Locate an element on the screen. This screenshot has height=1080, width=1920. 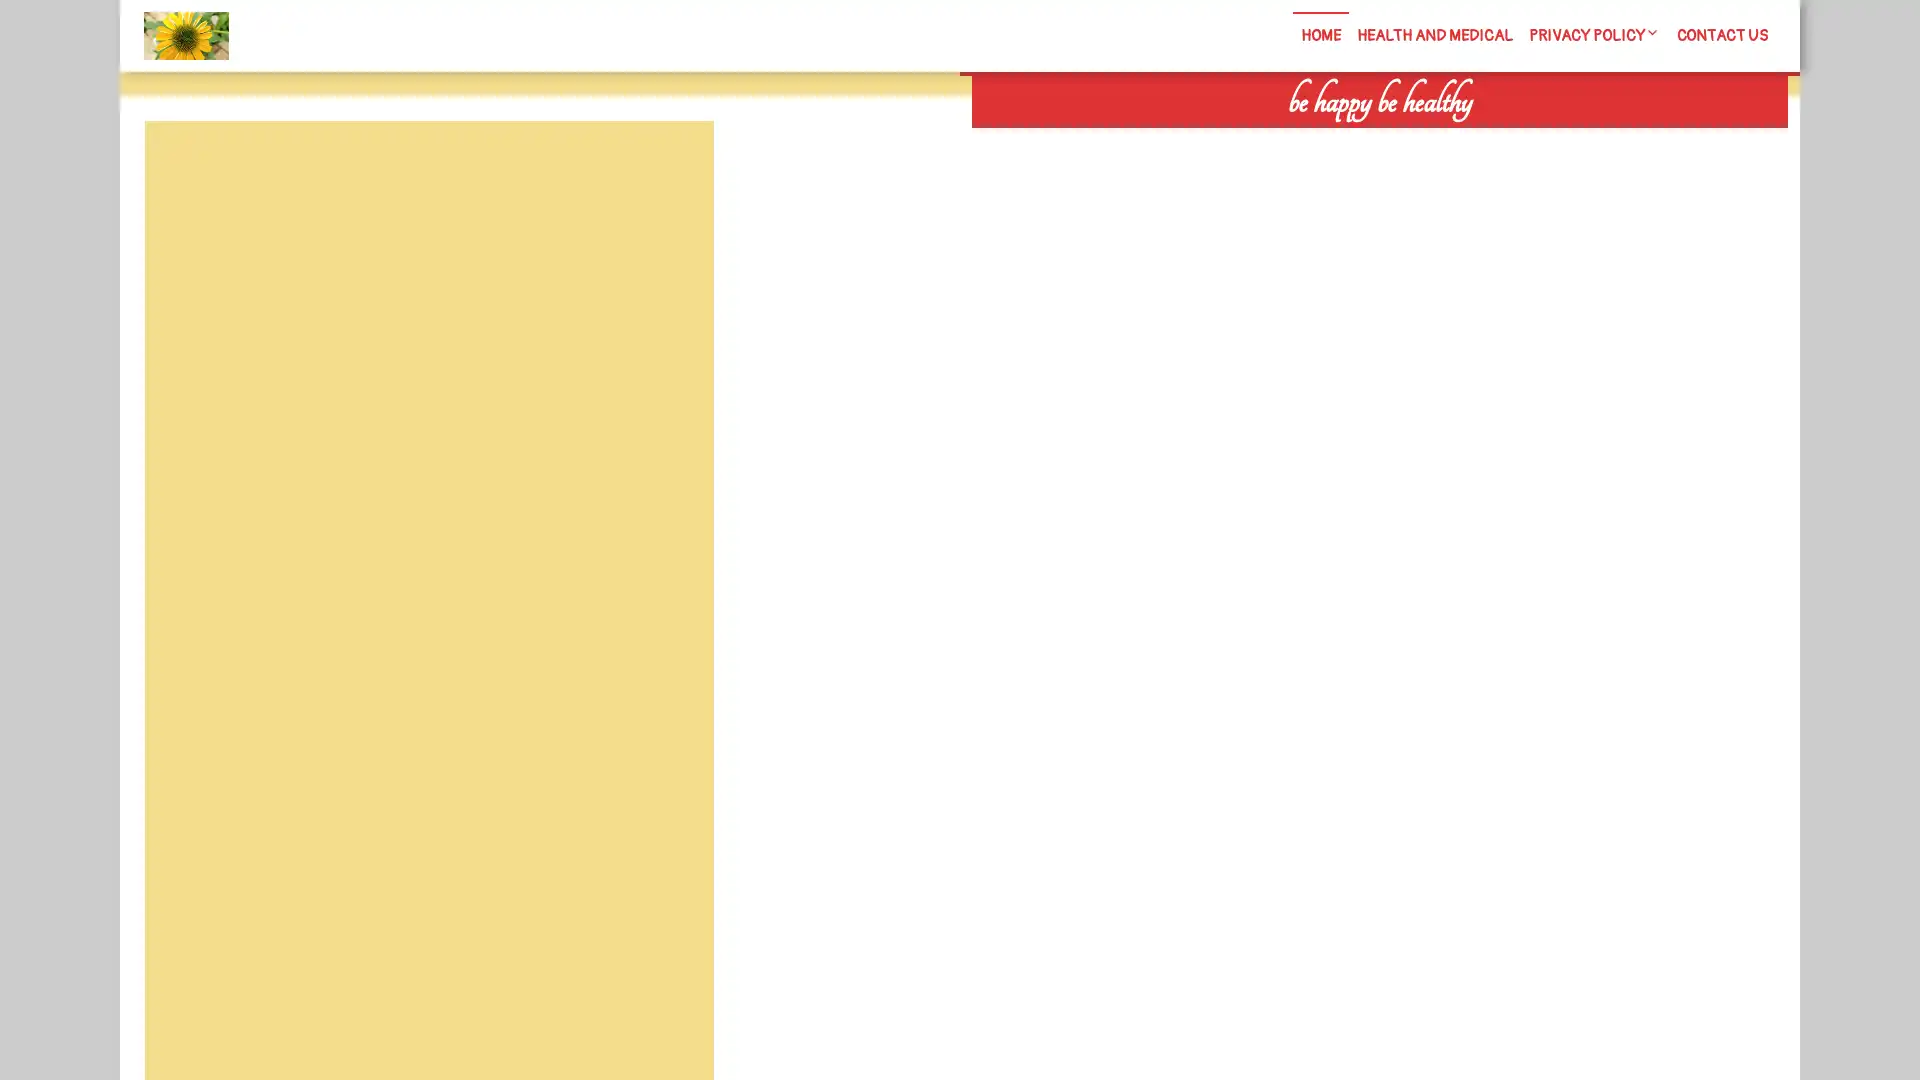
Search is located at coordinates (1557, 140).